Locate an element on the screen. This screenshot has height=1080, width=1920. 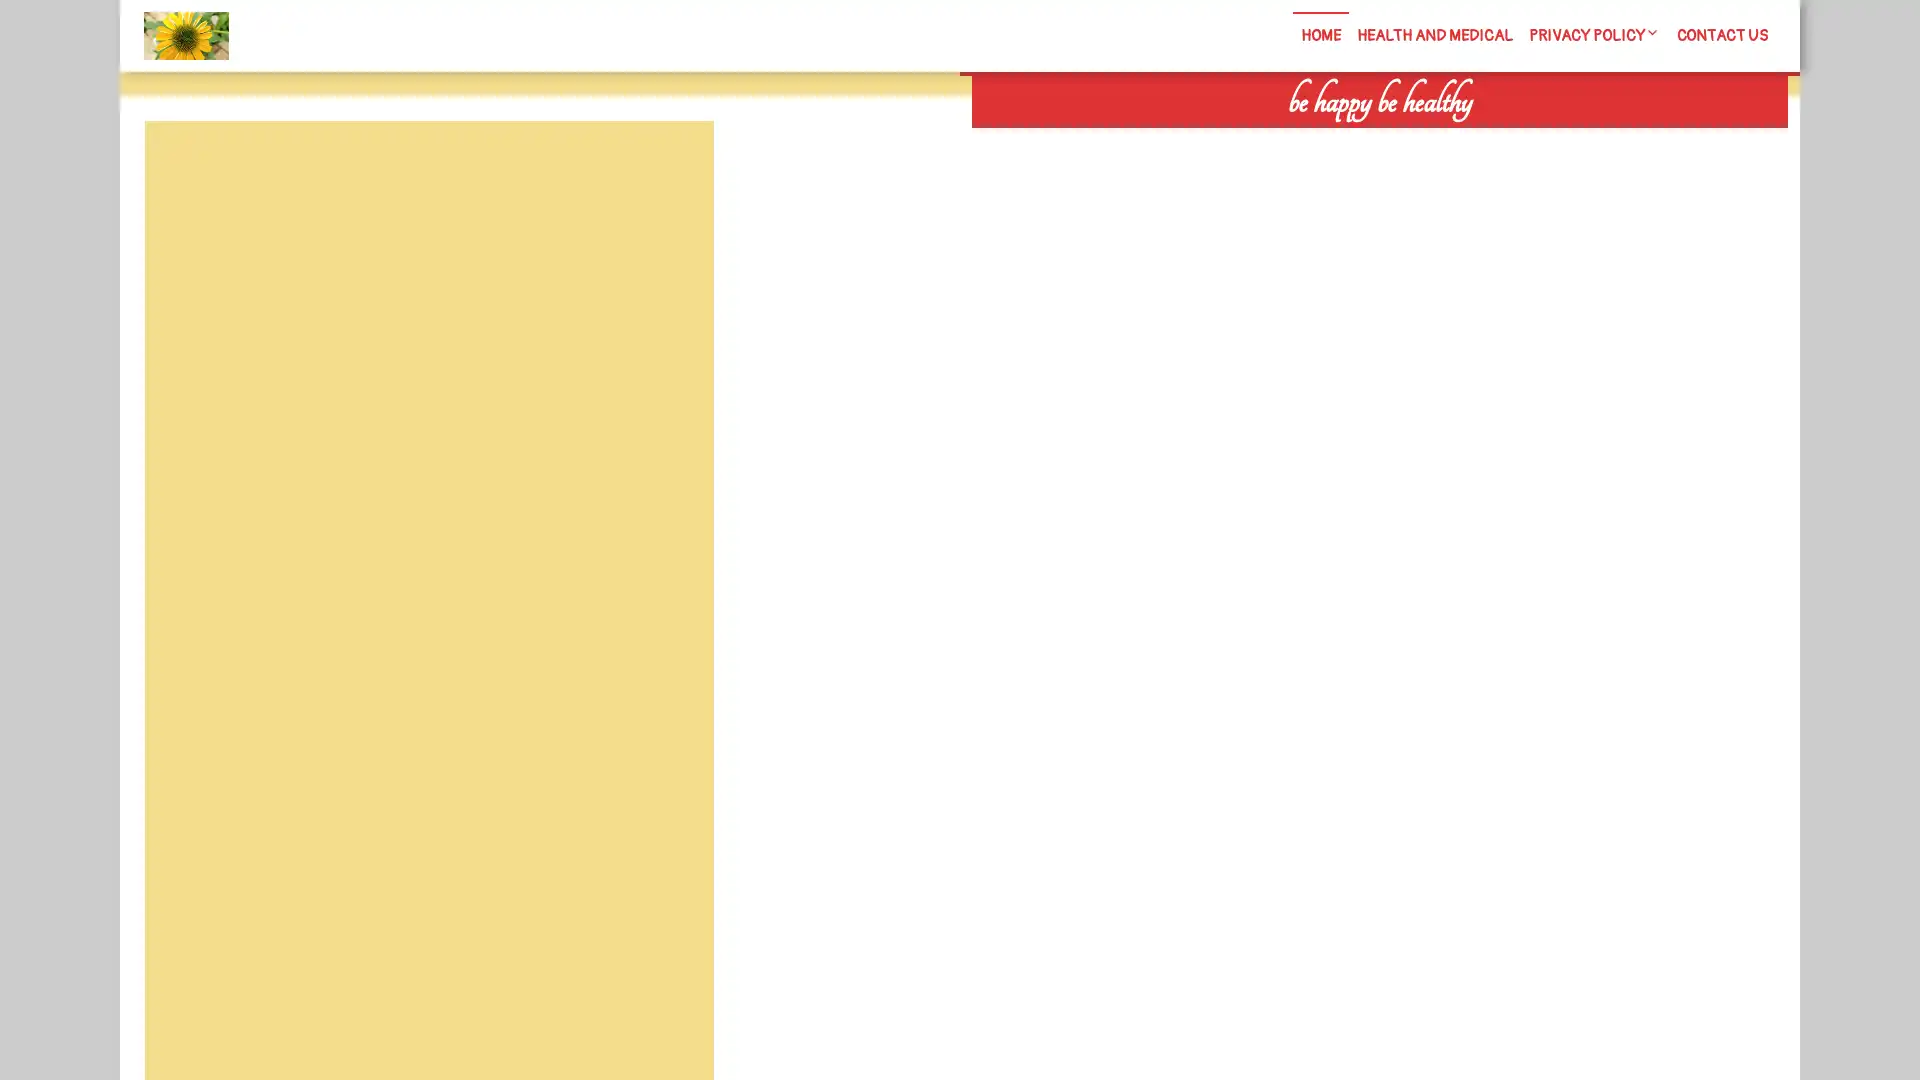
Search is located at coordinates (1557, 140).